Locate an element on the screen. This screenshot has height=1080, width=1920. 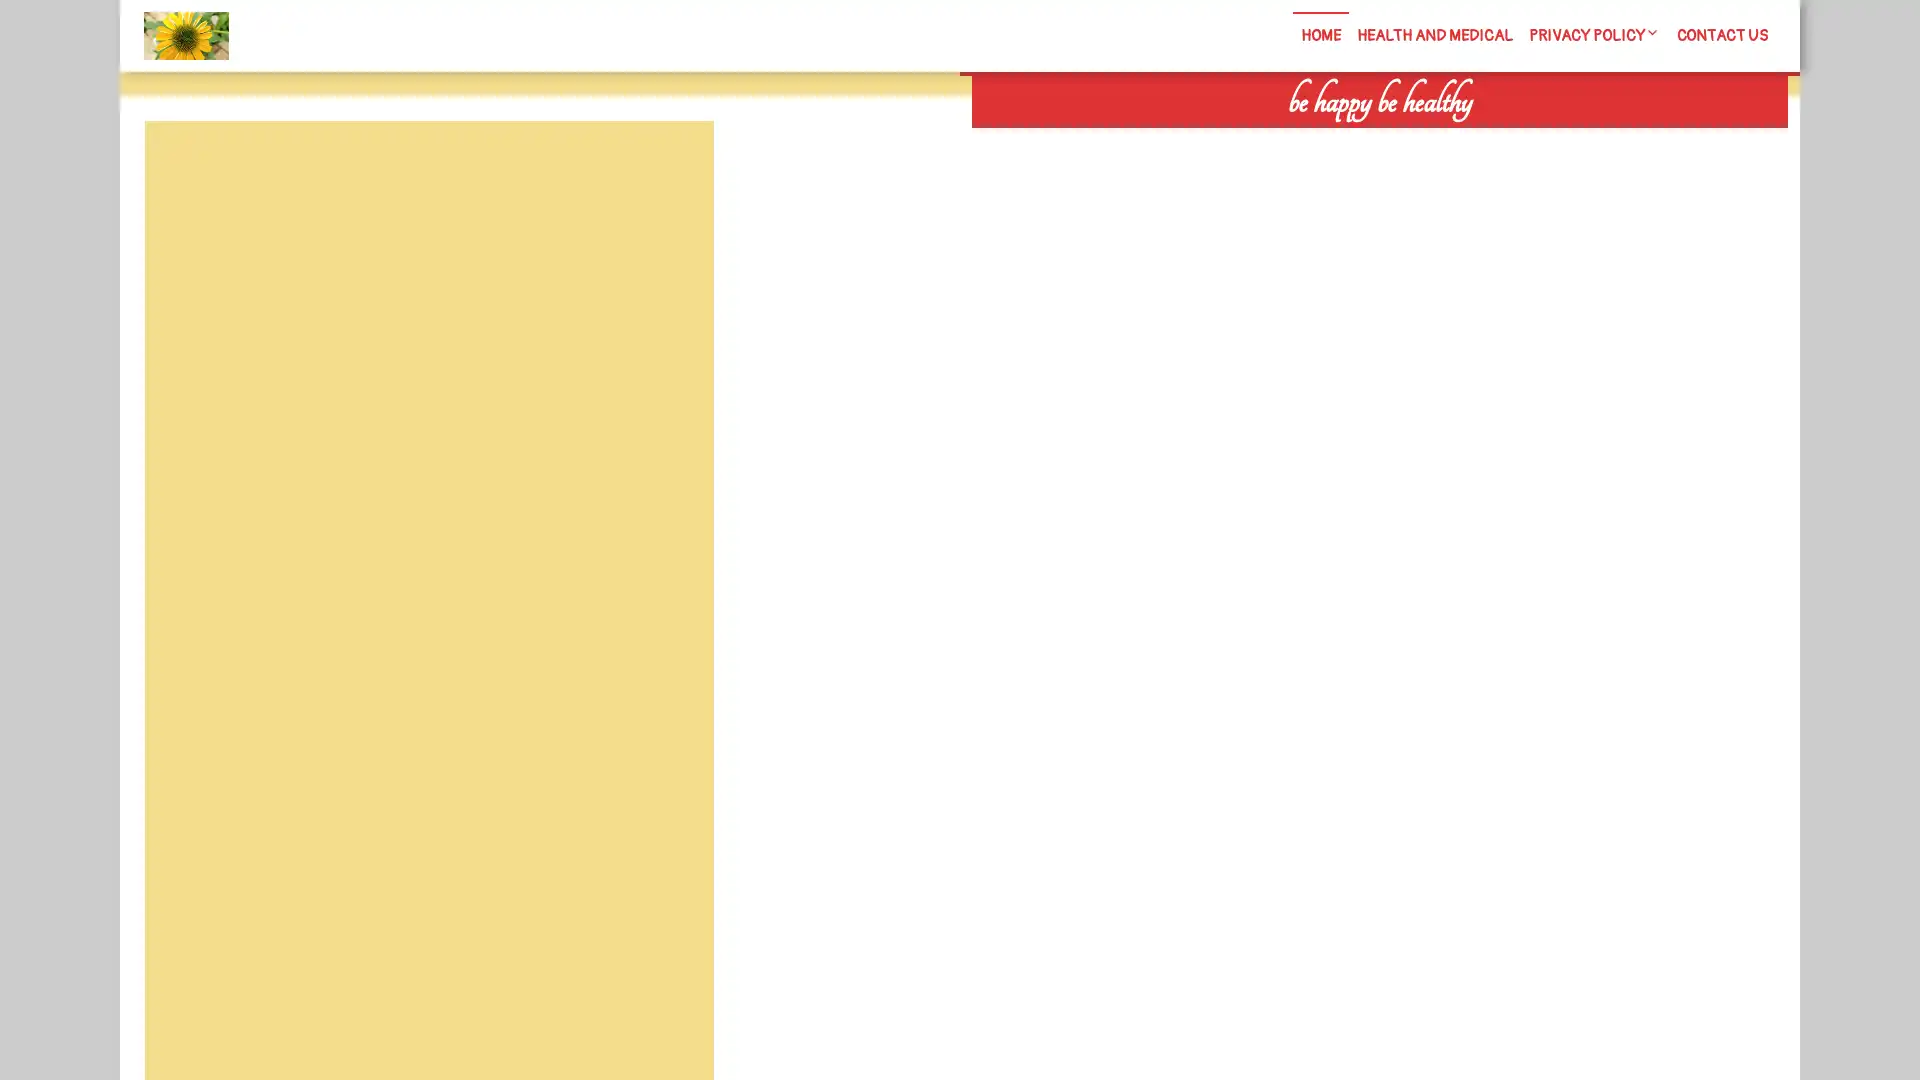
Search is located at coordinates (1557, 140).